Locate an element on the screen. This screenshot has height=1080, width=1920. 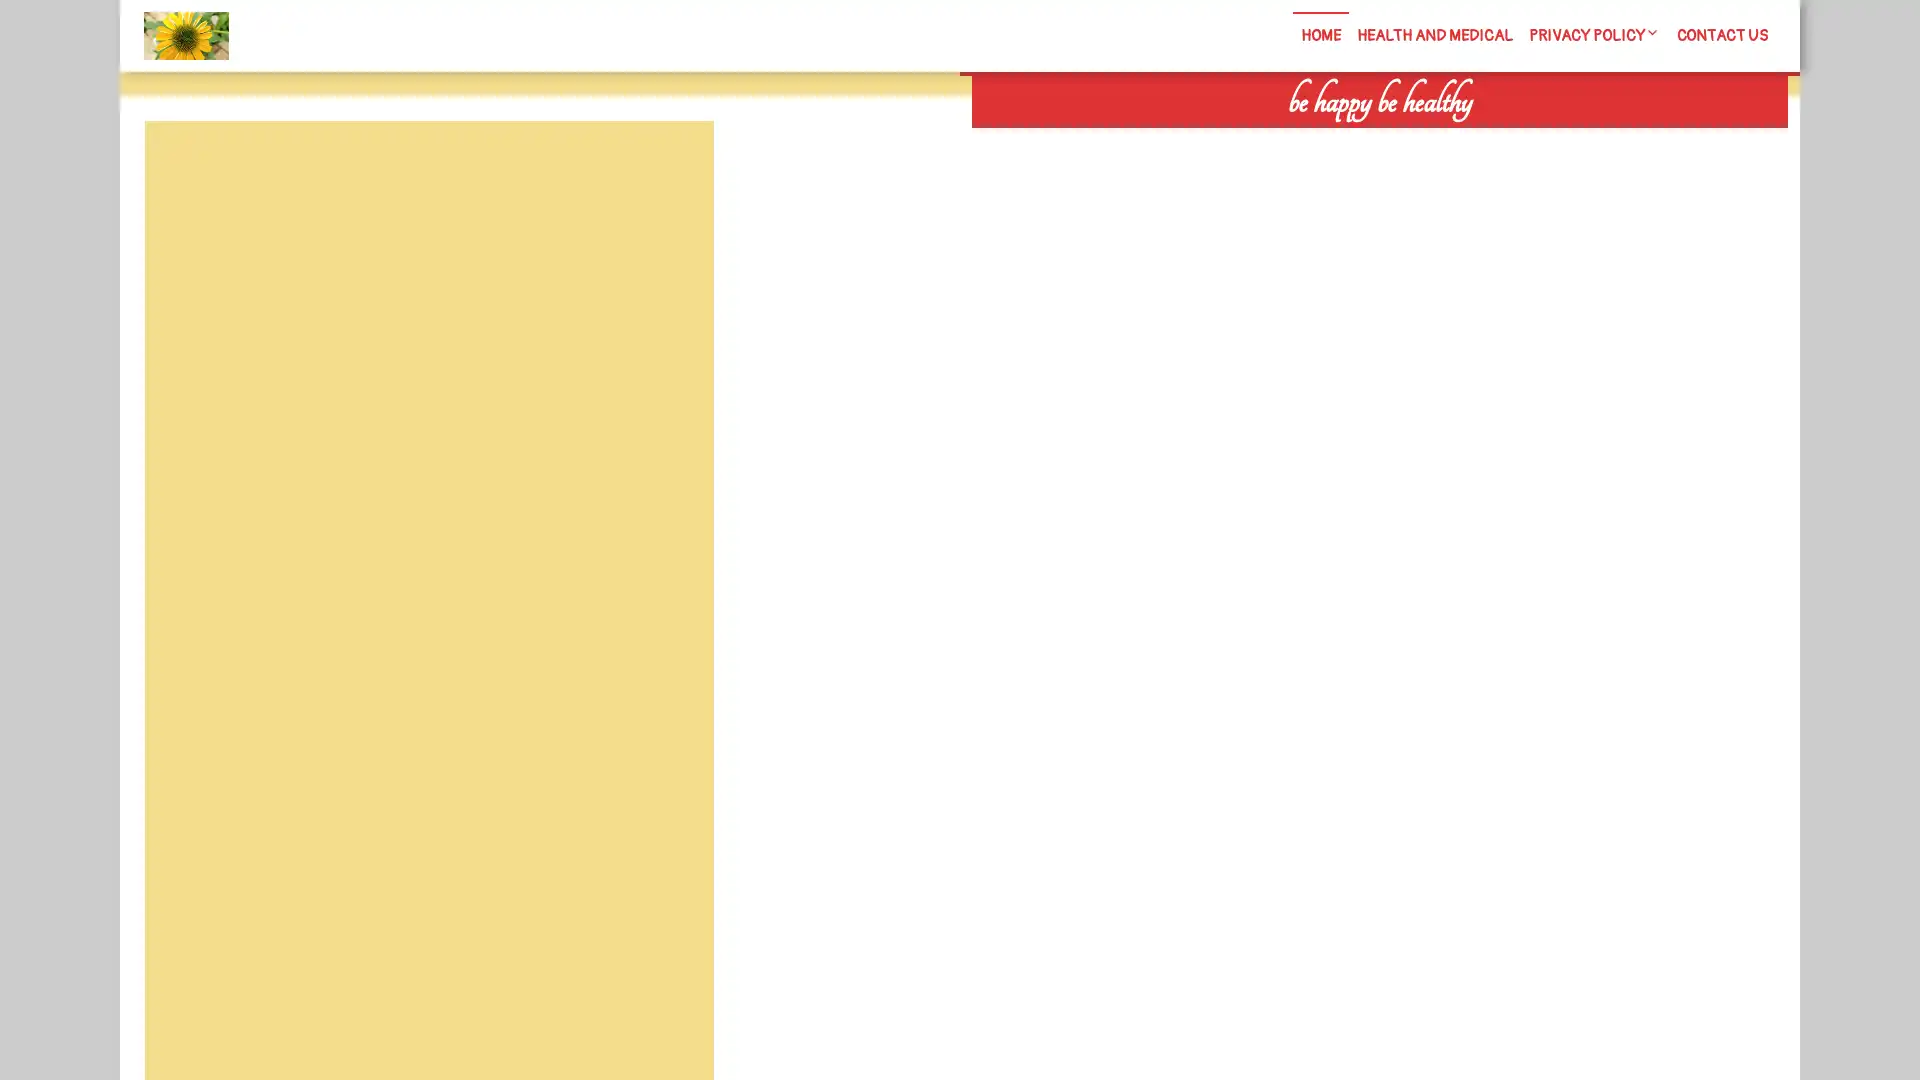
Search is located at coordinates (1557, 140).